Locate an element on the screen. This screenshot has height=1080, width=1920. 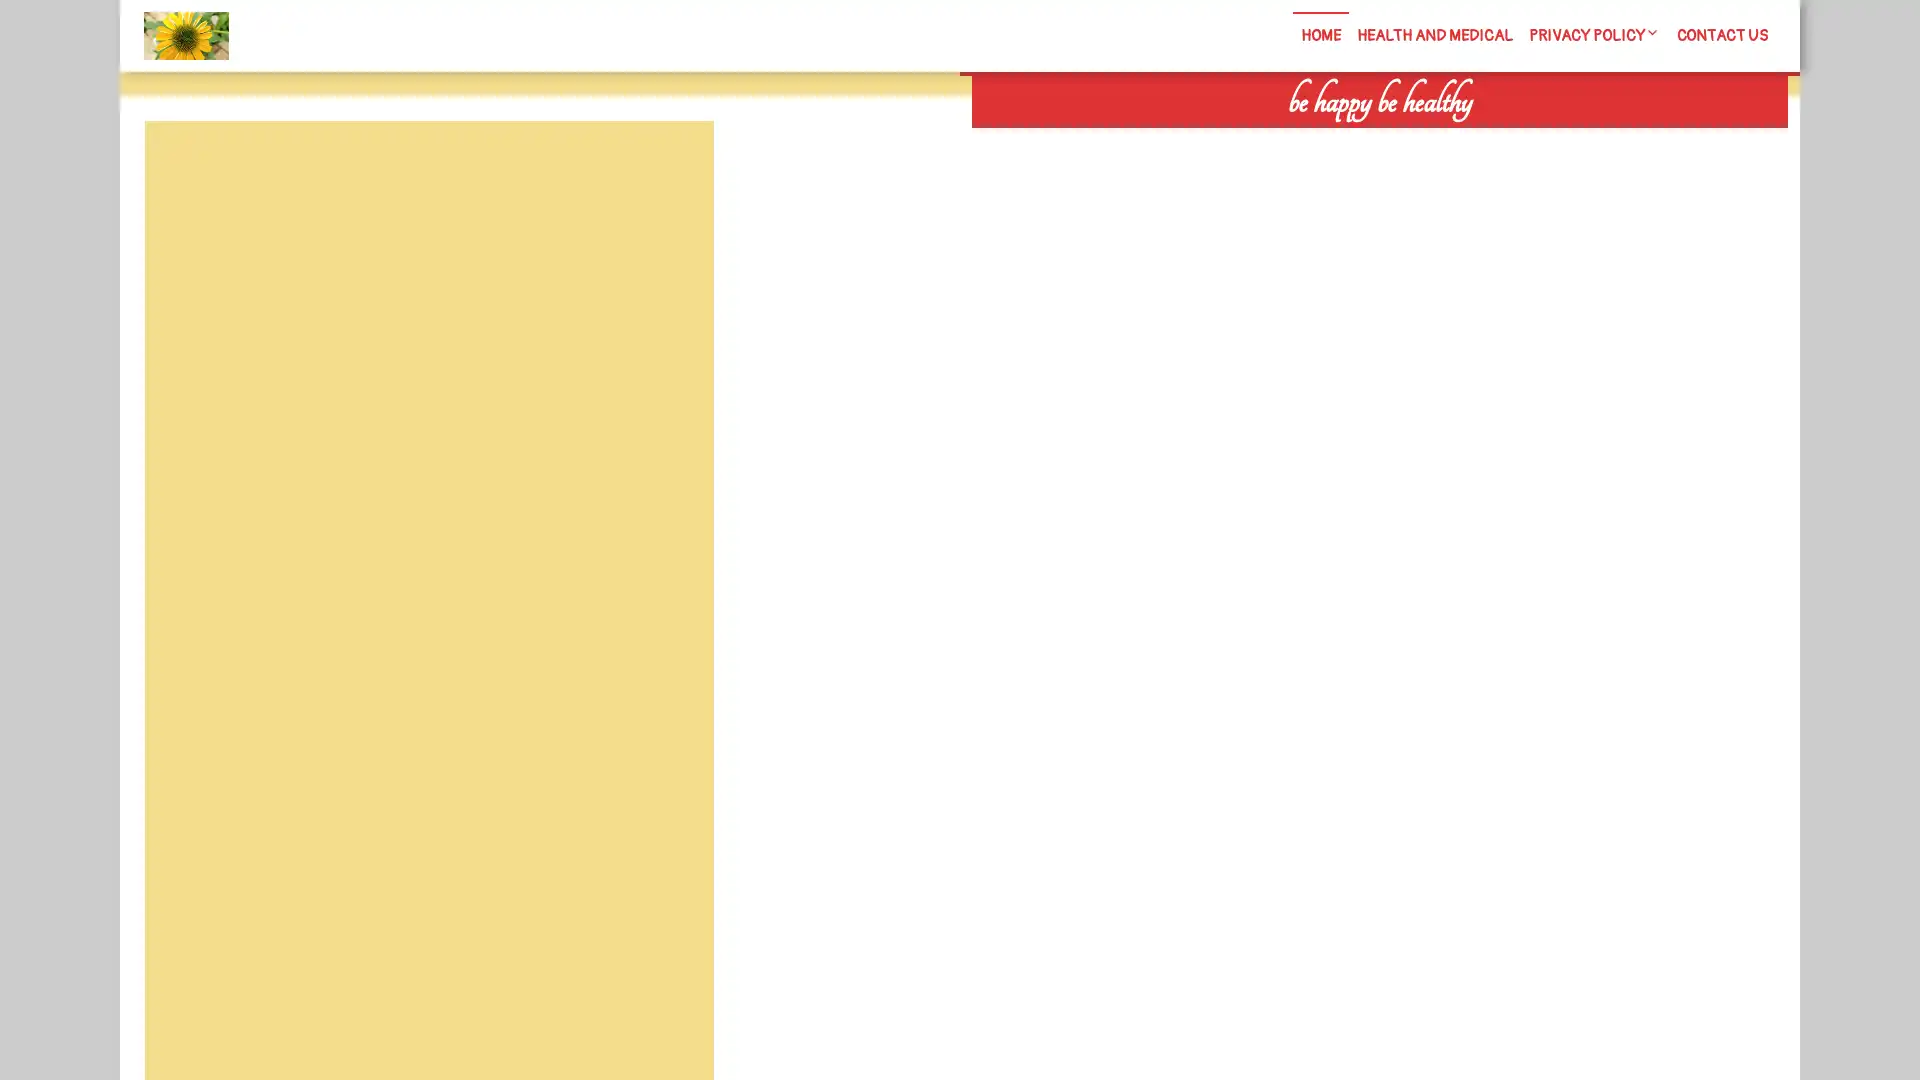
Search is located at coordinates (1557, 140).